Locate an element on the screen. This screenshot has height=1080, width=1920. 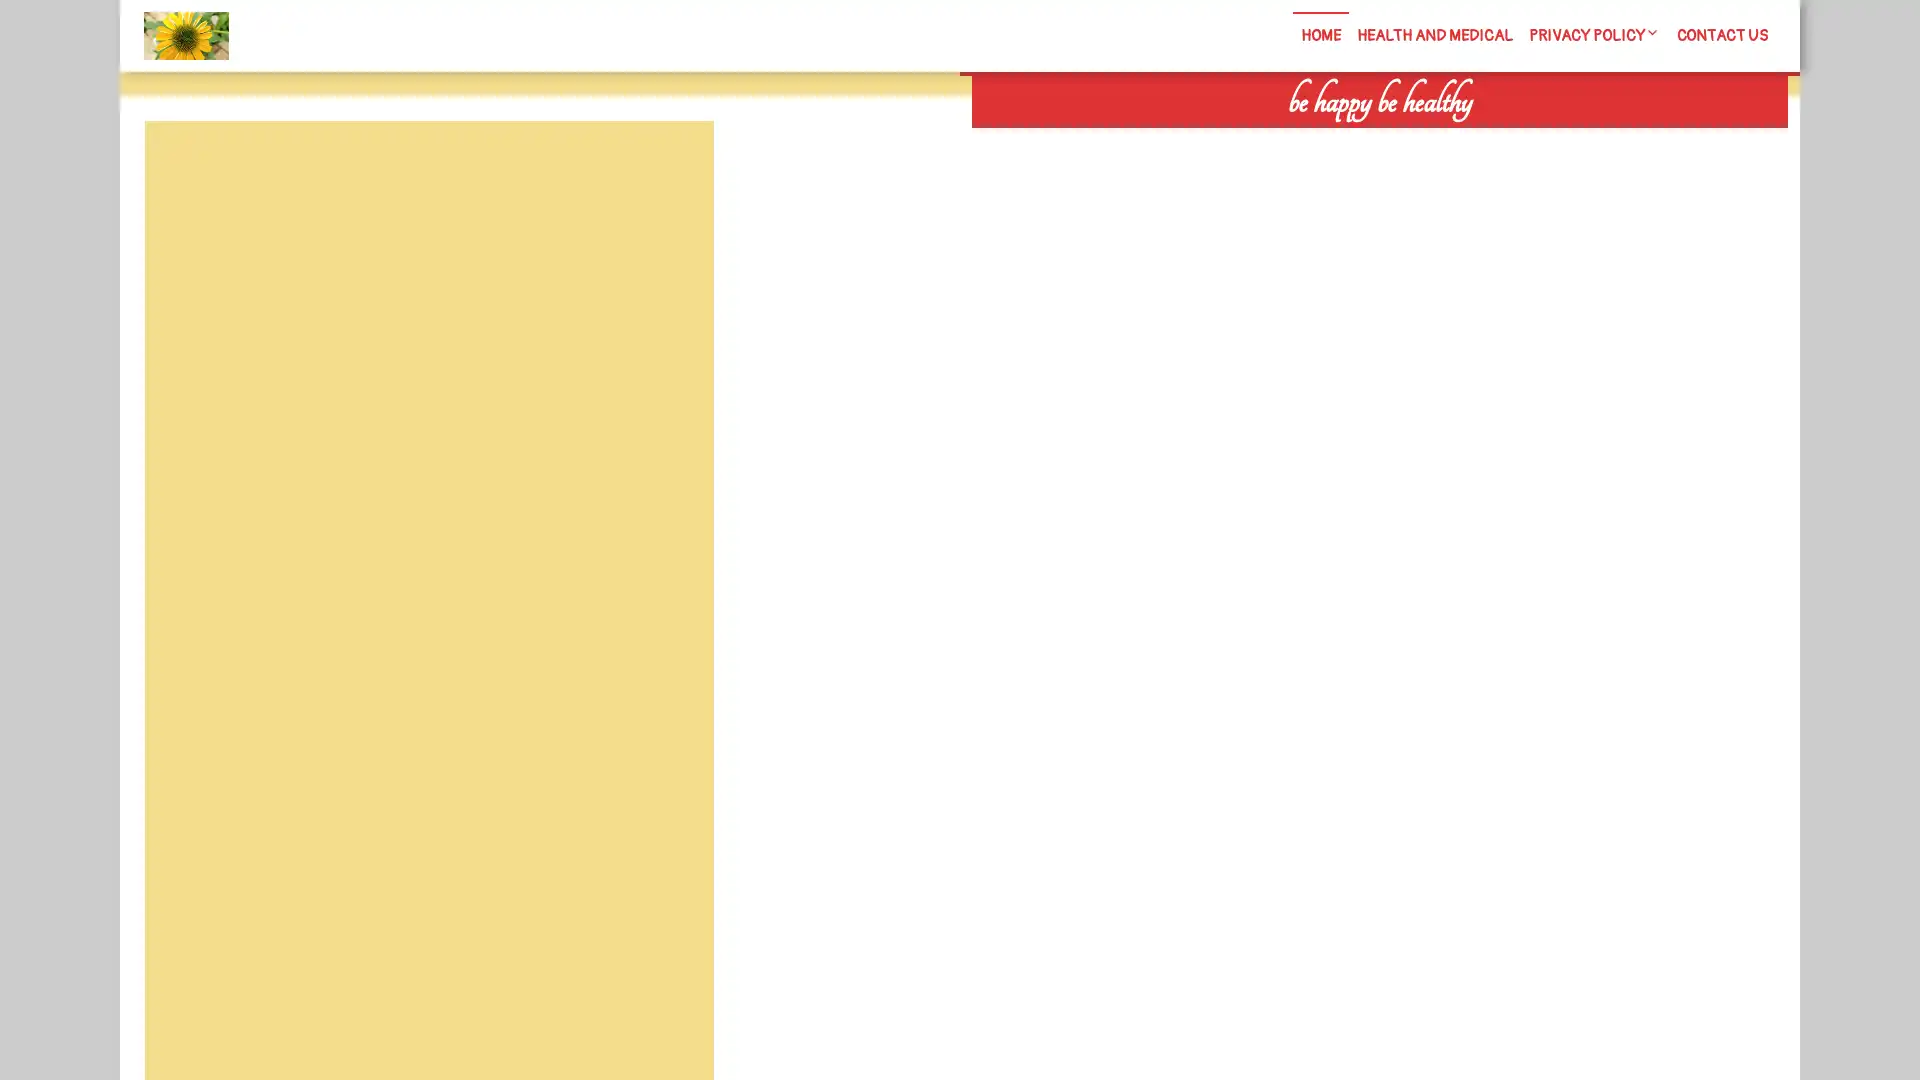
Search is located at coordinates (1557, 140).